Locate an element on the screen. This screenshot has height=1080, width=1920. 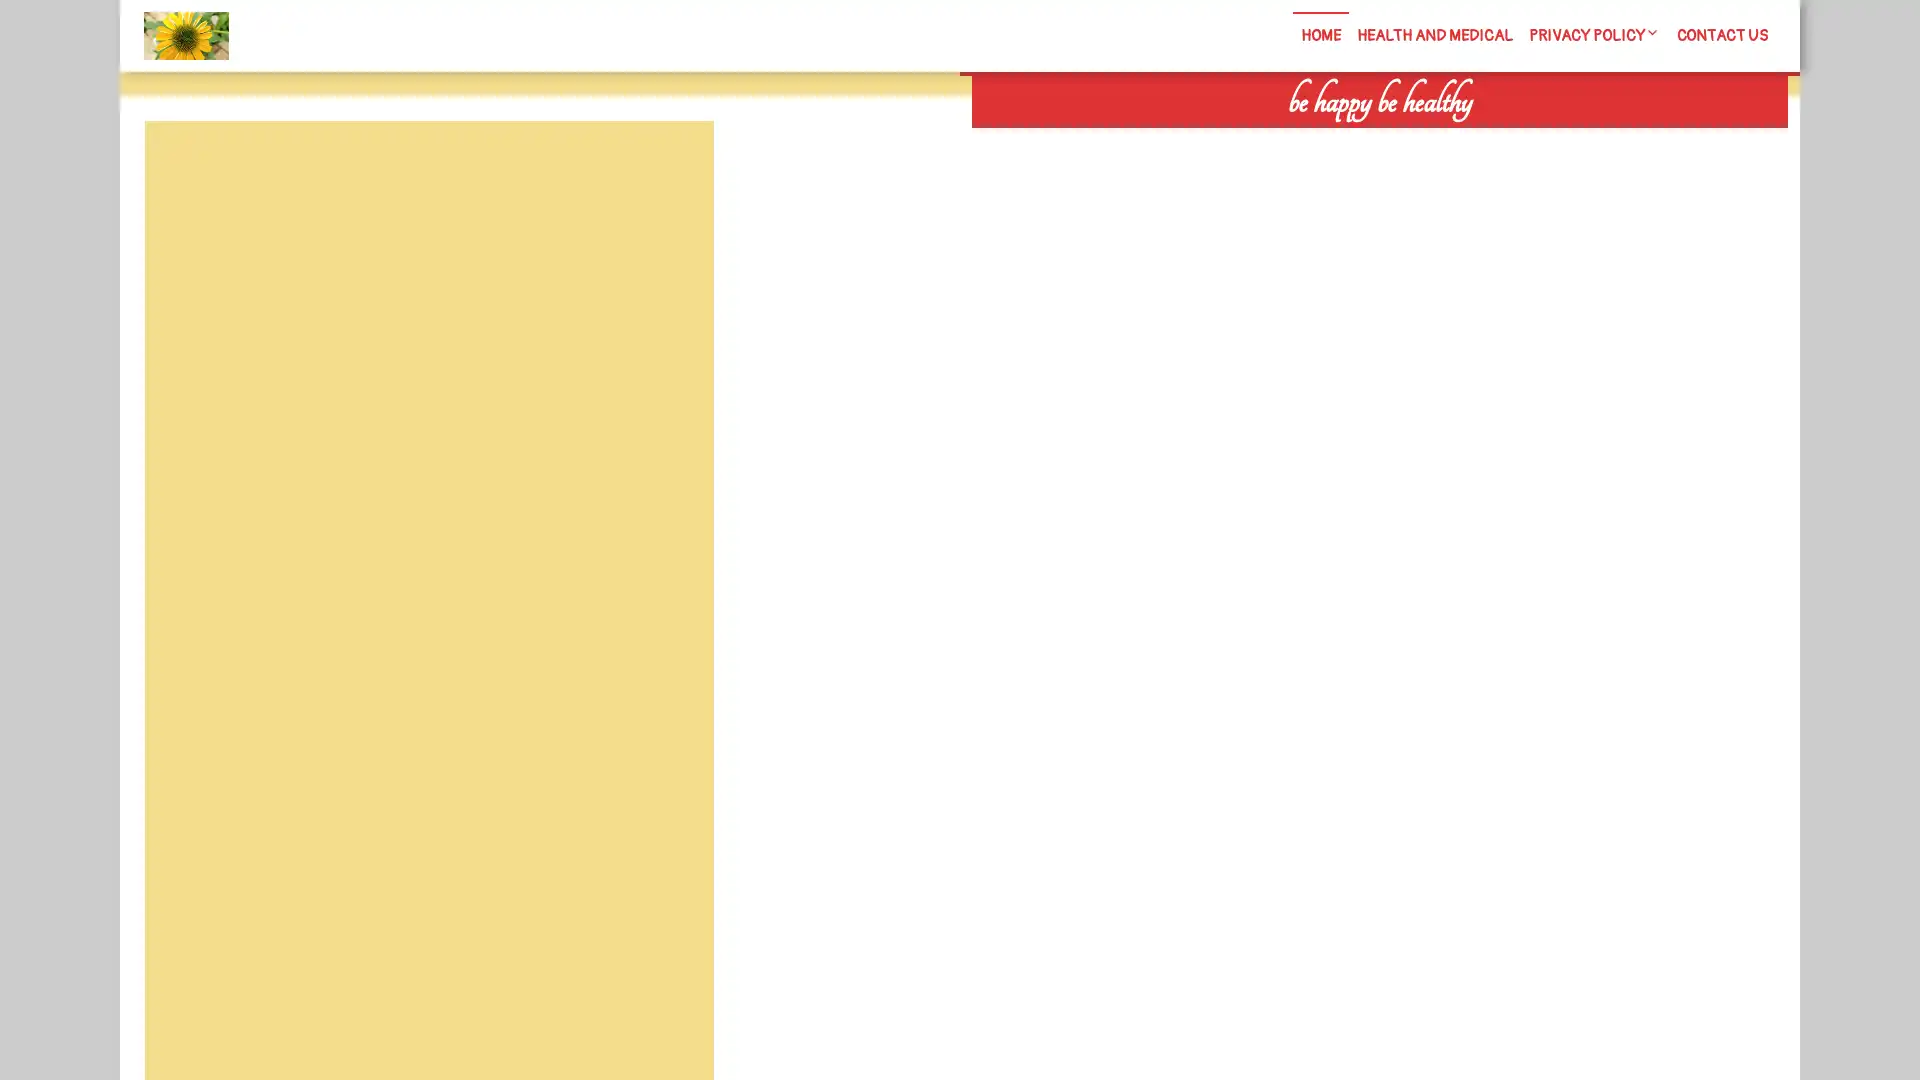
Search is located at coordinates (1557, 140).